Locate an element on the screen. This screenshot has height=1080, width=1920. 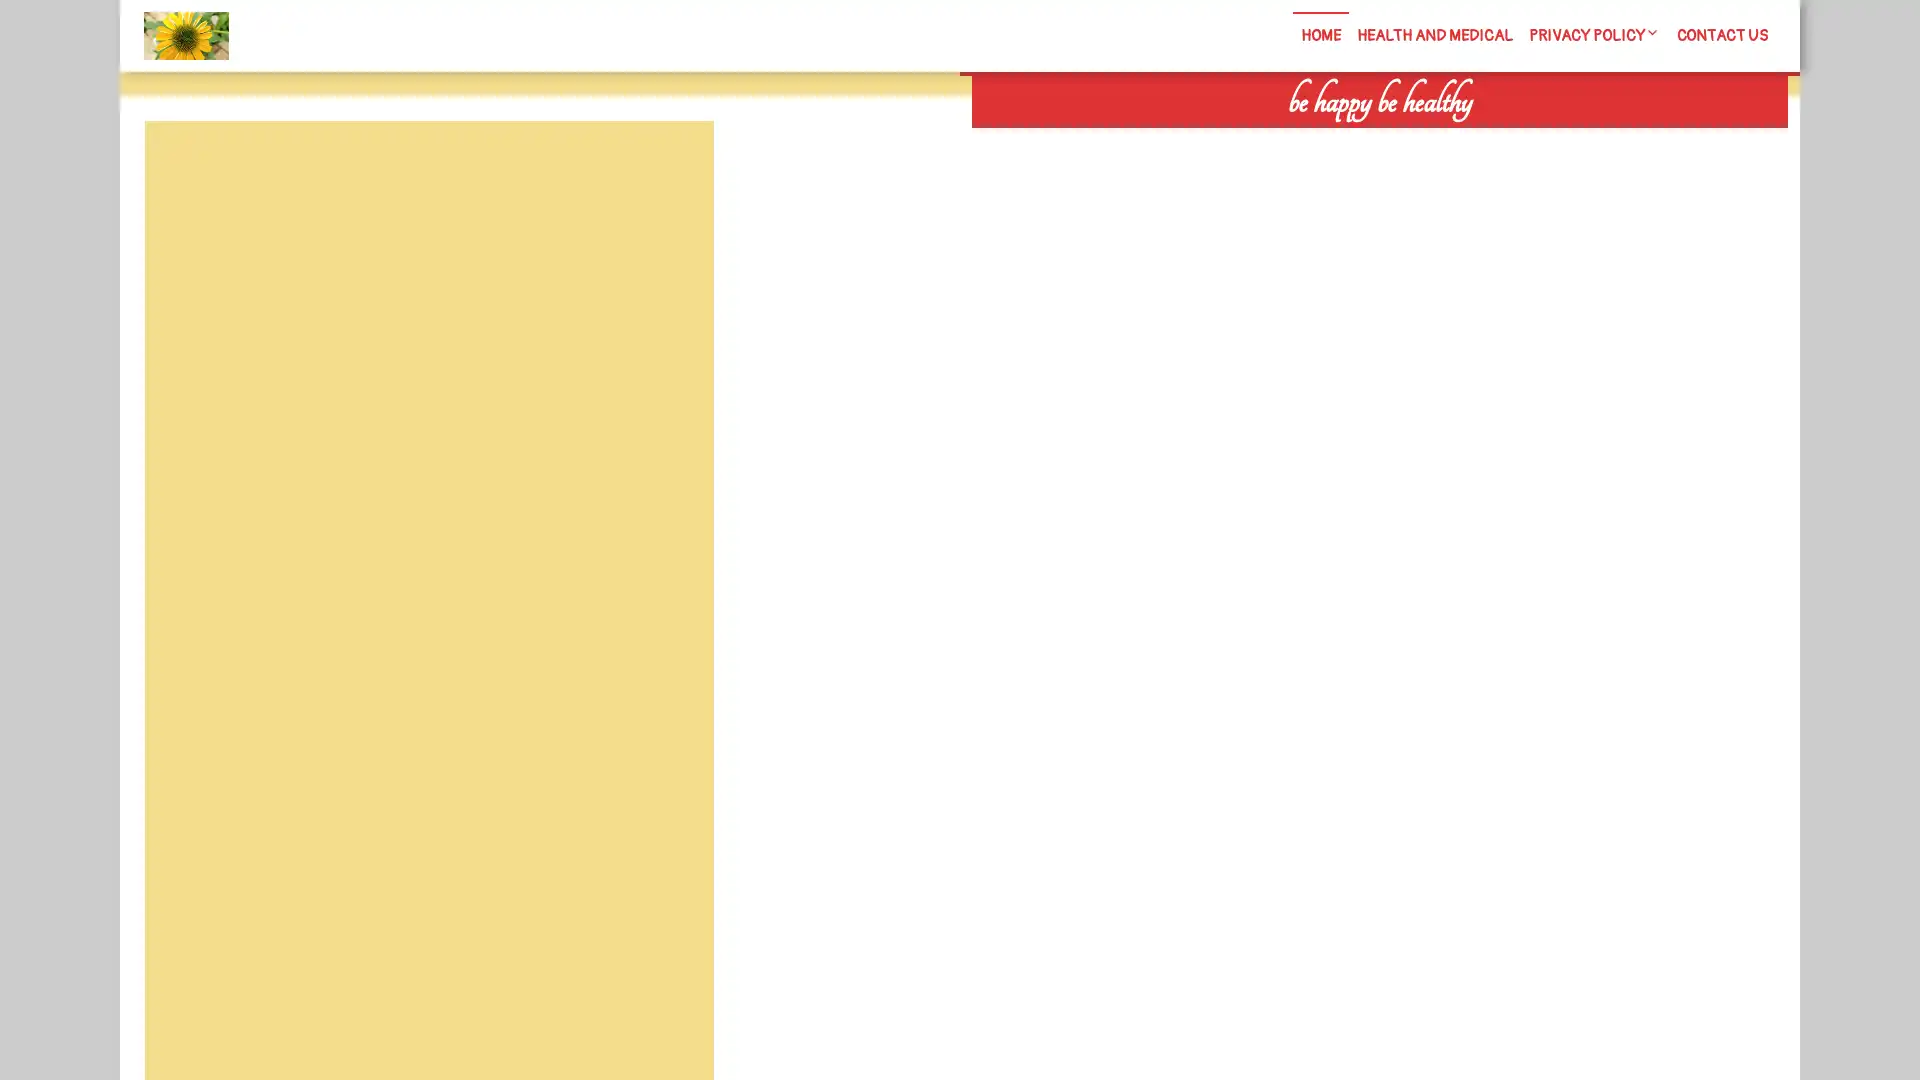
Search is located at coordinates (1557, 140).